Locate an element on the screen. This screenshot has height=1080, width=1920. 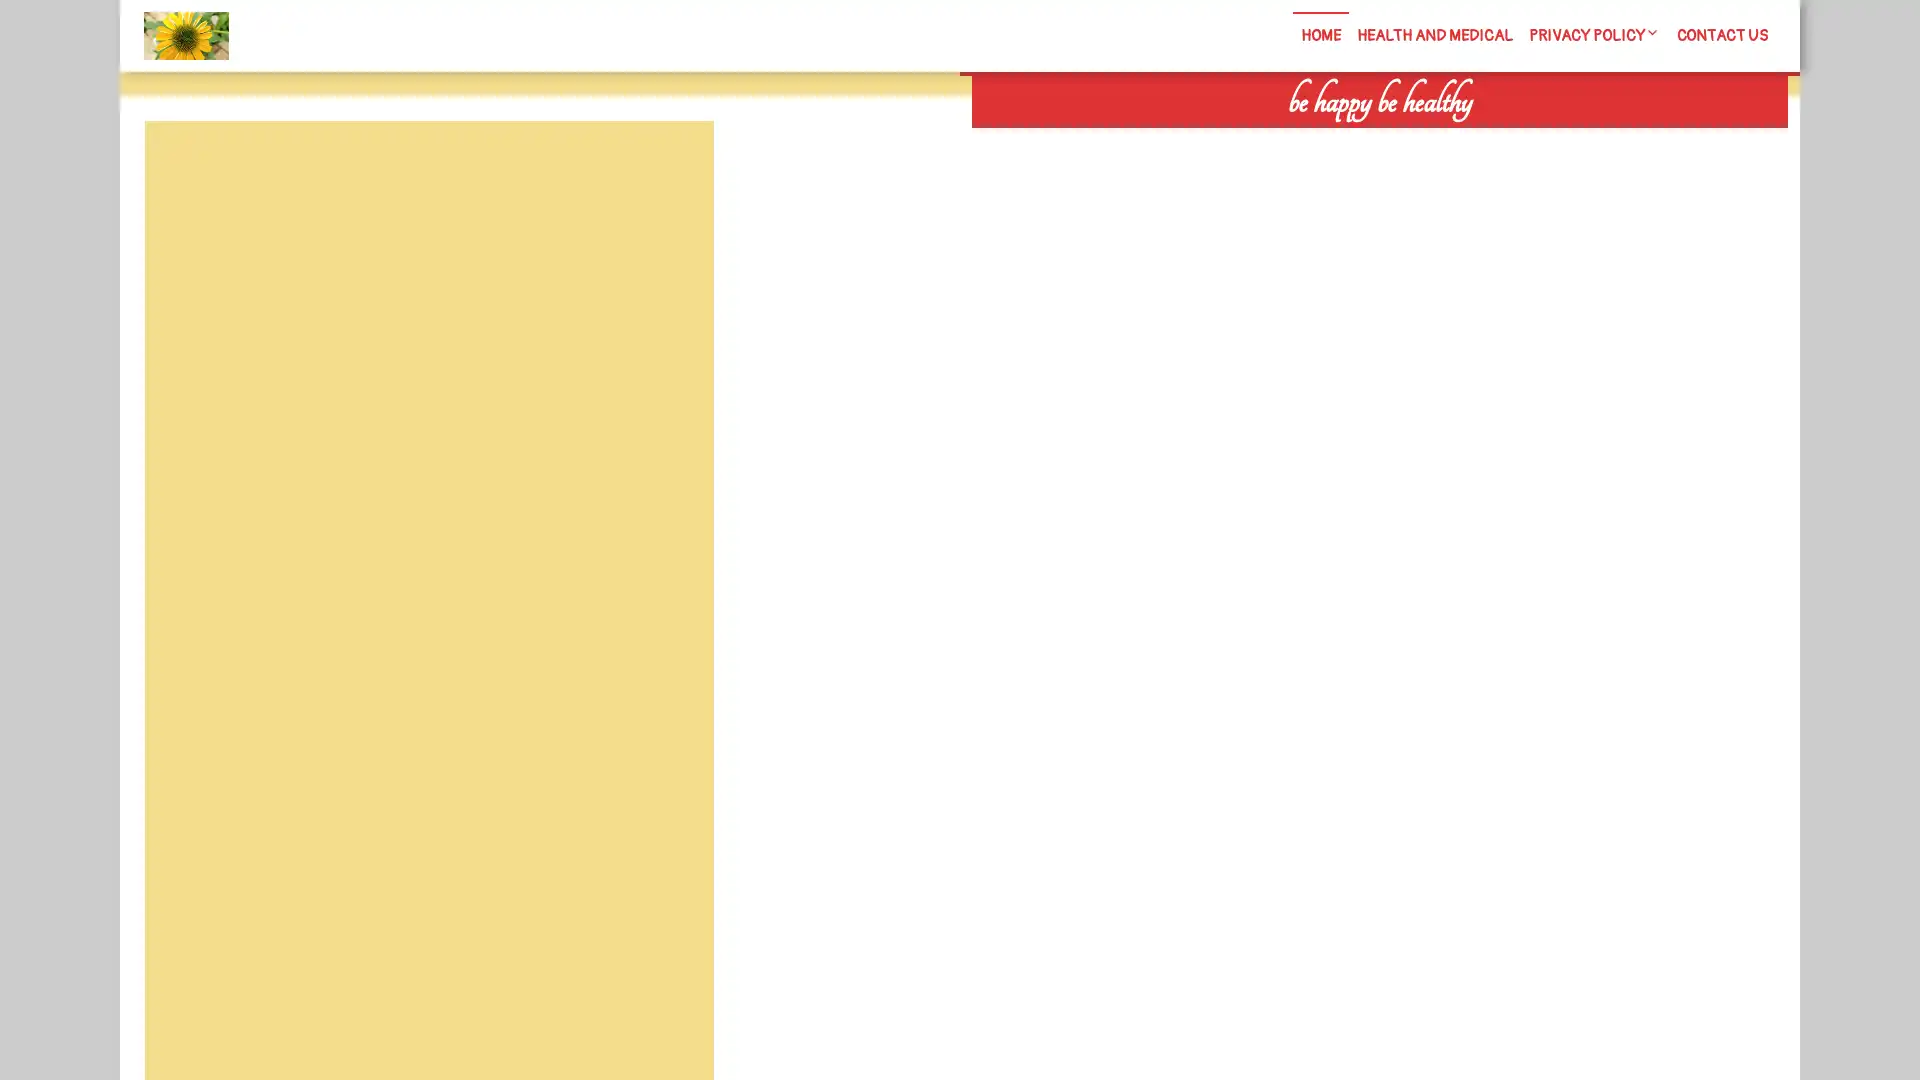
Search is located at coordinates (1557, 140).